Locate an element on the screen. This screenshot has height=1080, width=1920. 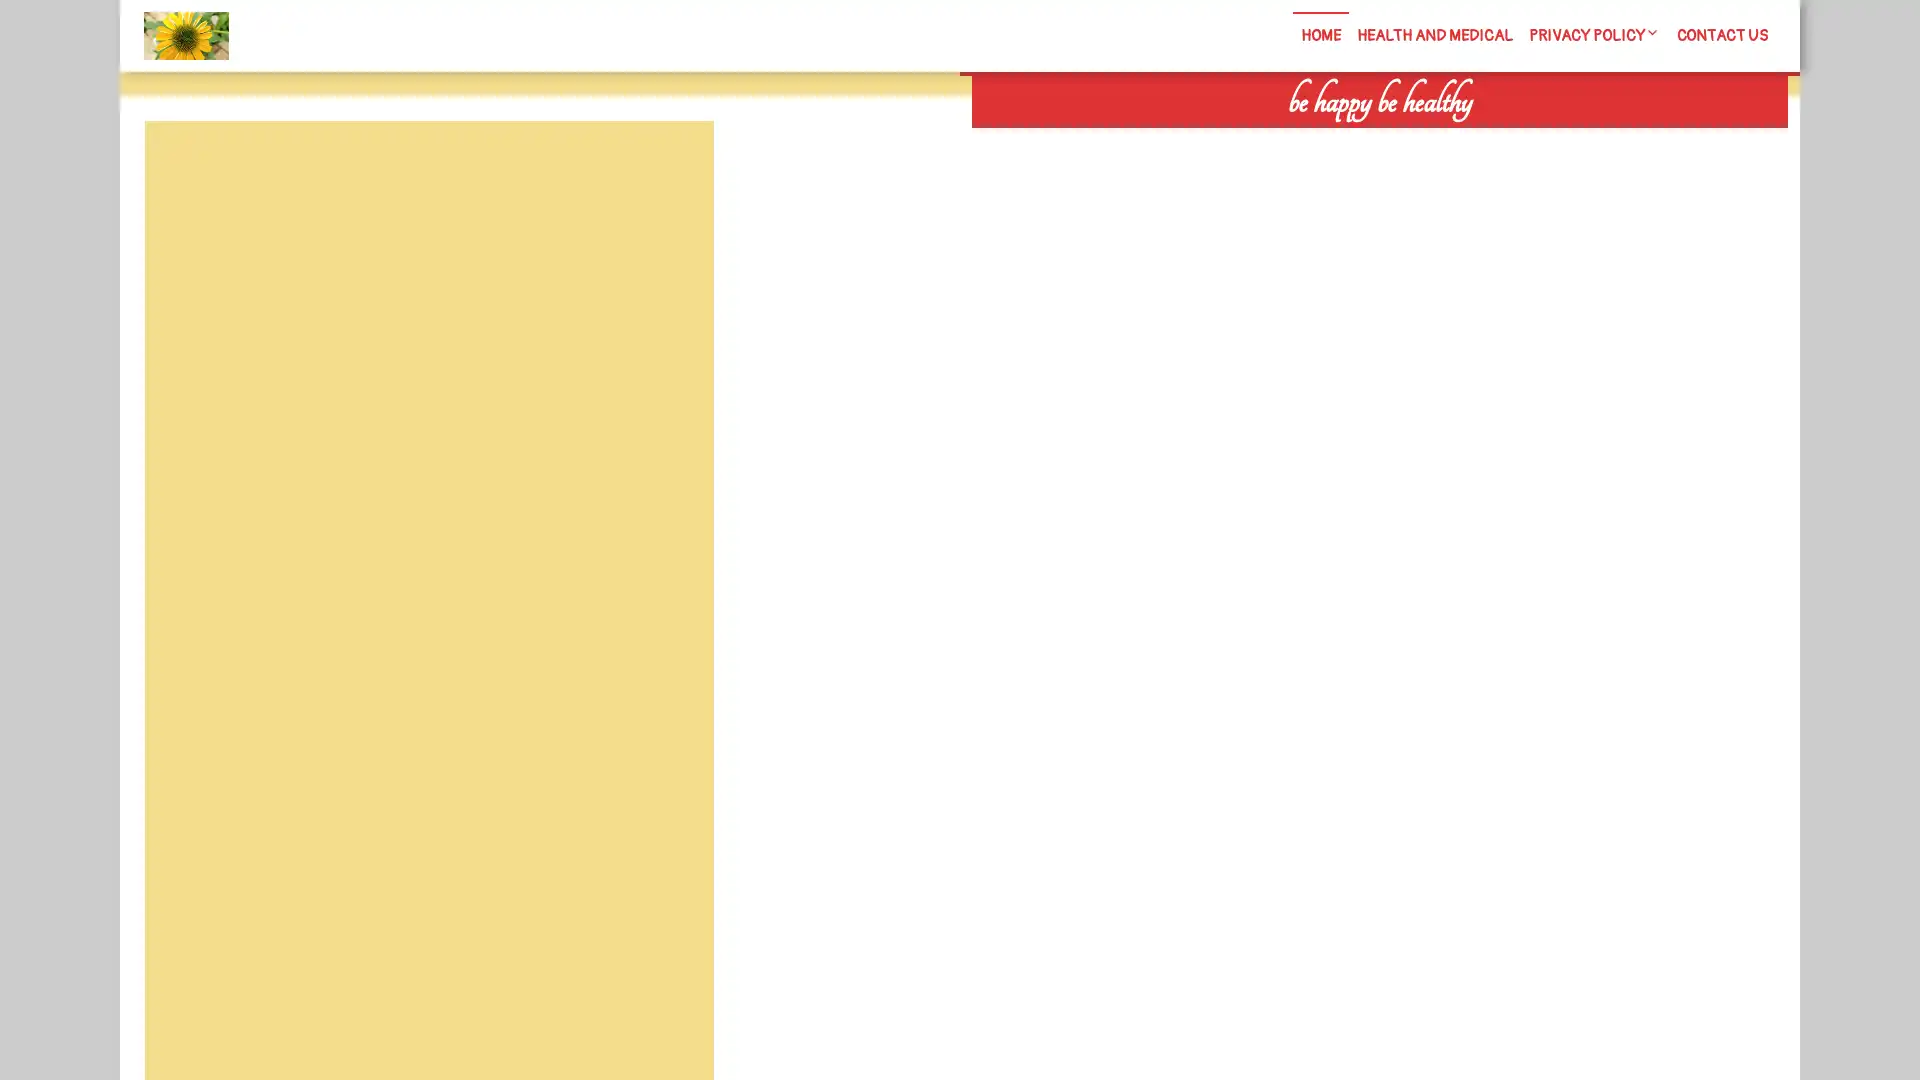
Search is located at coordinates (1557, 140).